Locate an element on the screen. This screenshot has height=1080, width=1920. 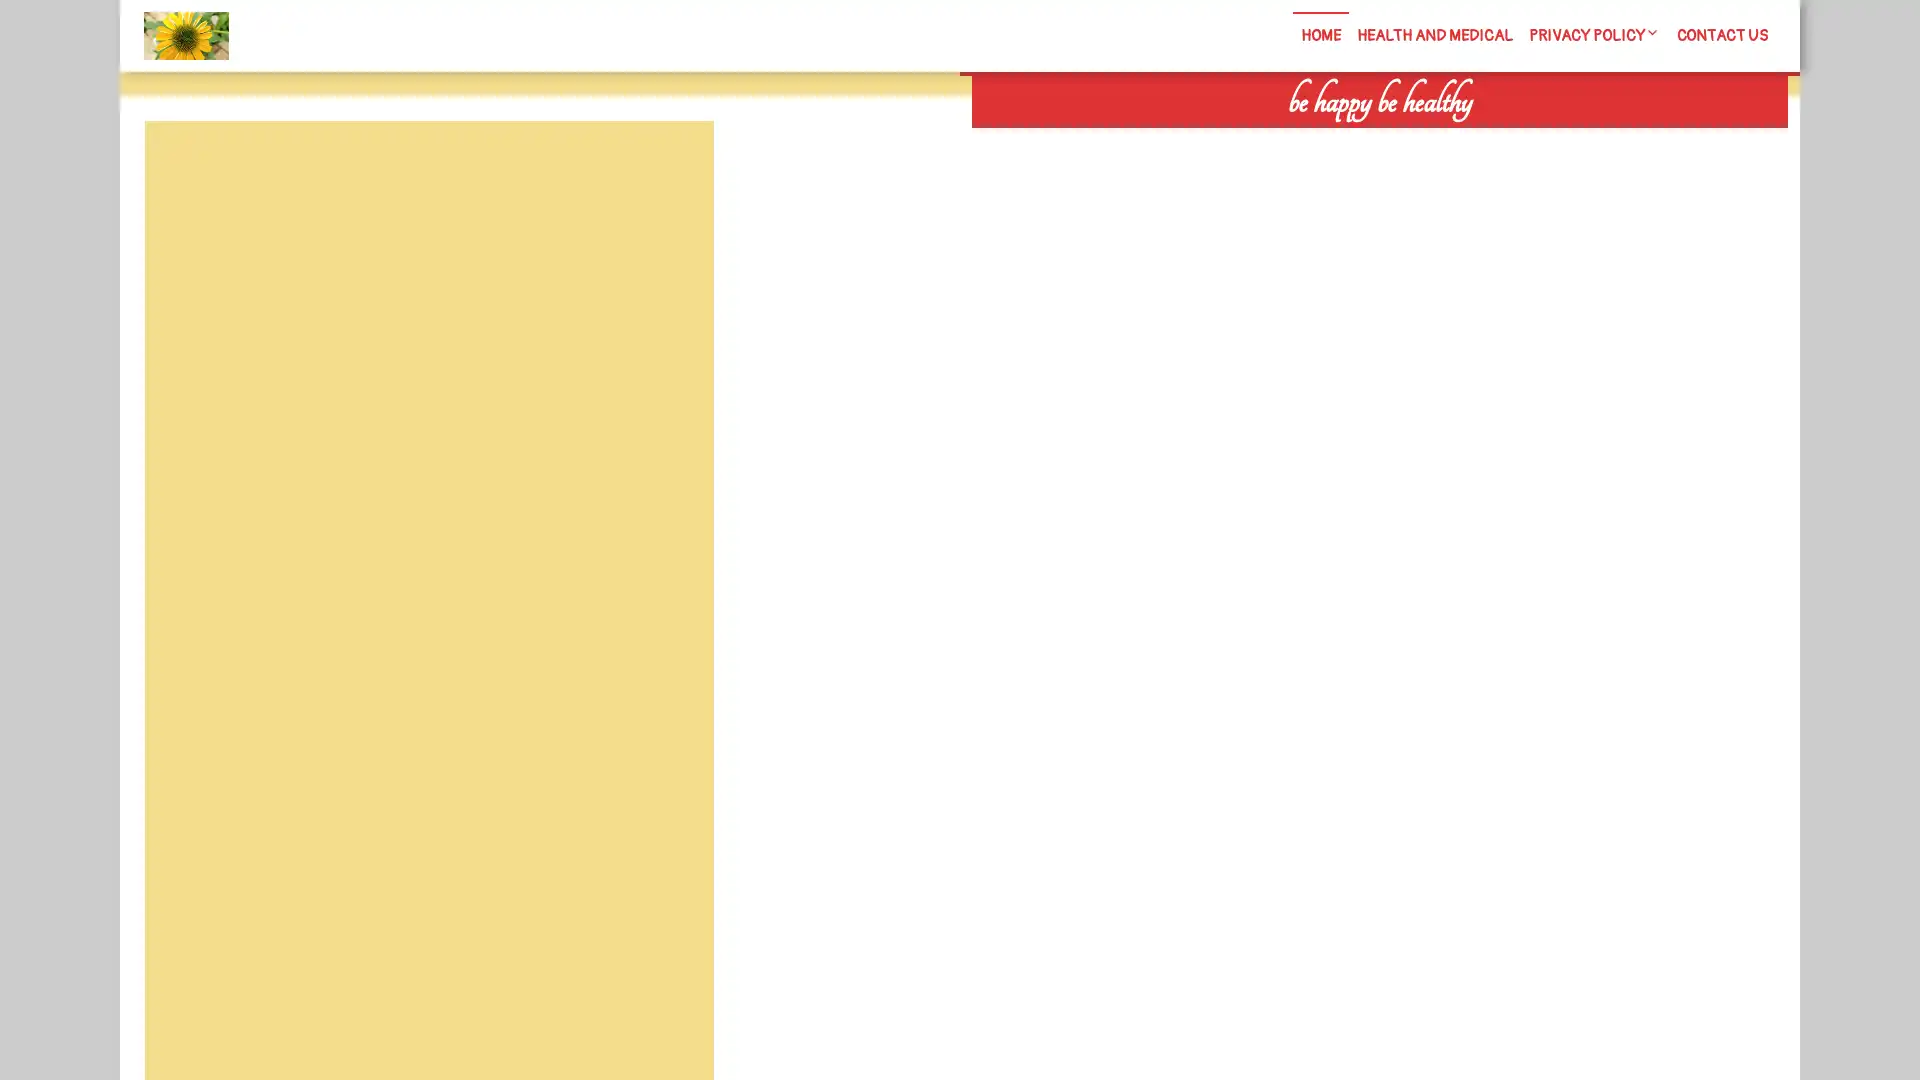
Search is located at coordinates (1557, 140).